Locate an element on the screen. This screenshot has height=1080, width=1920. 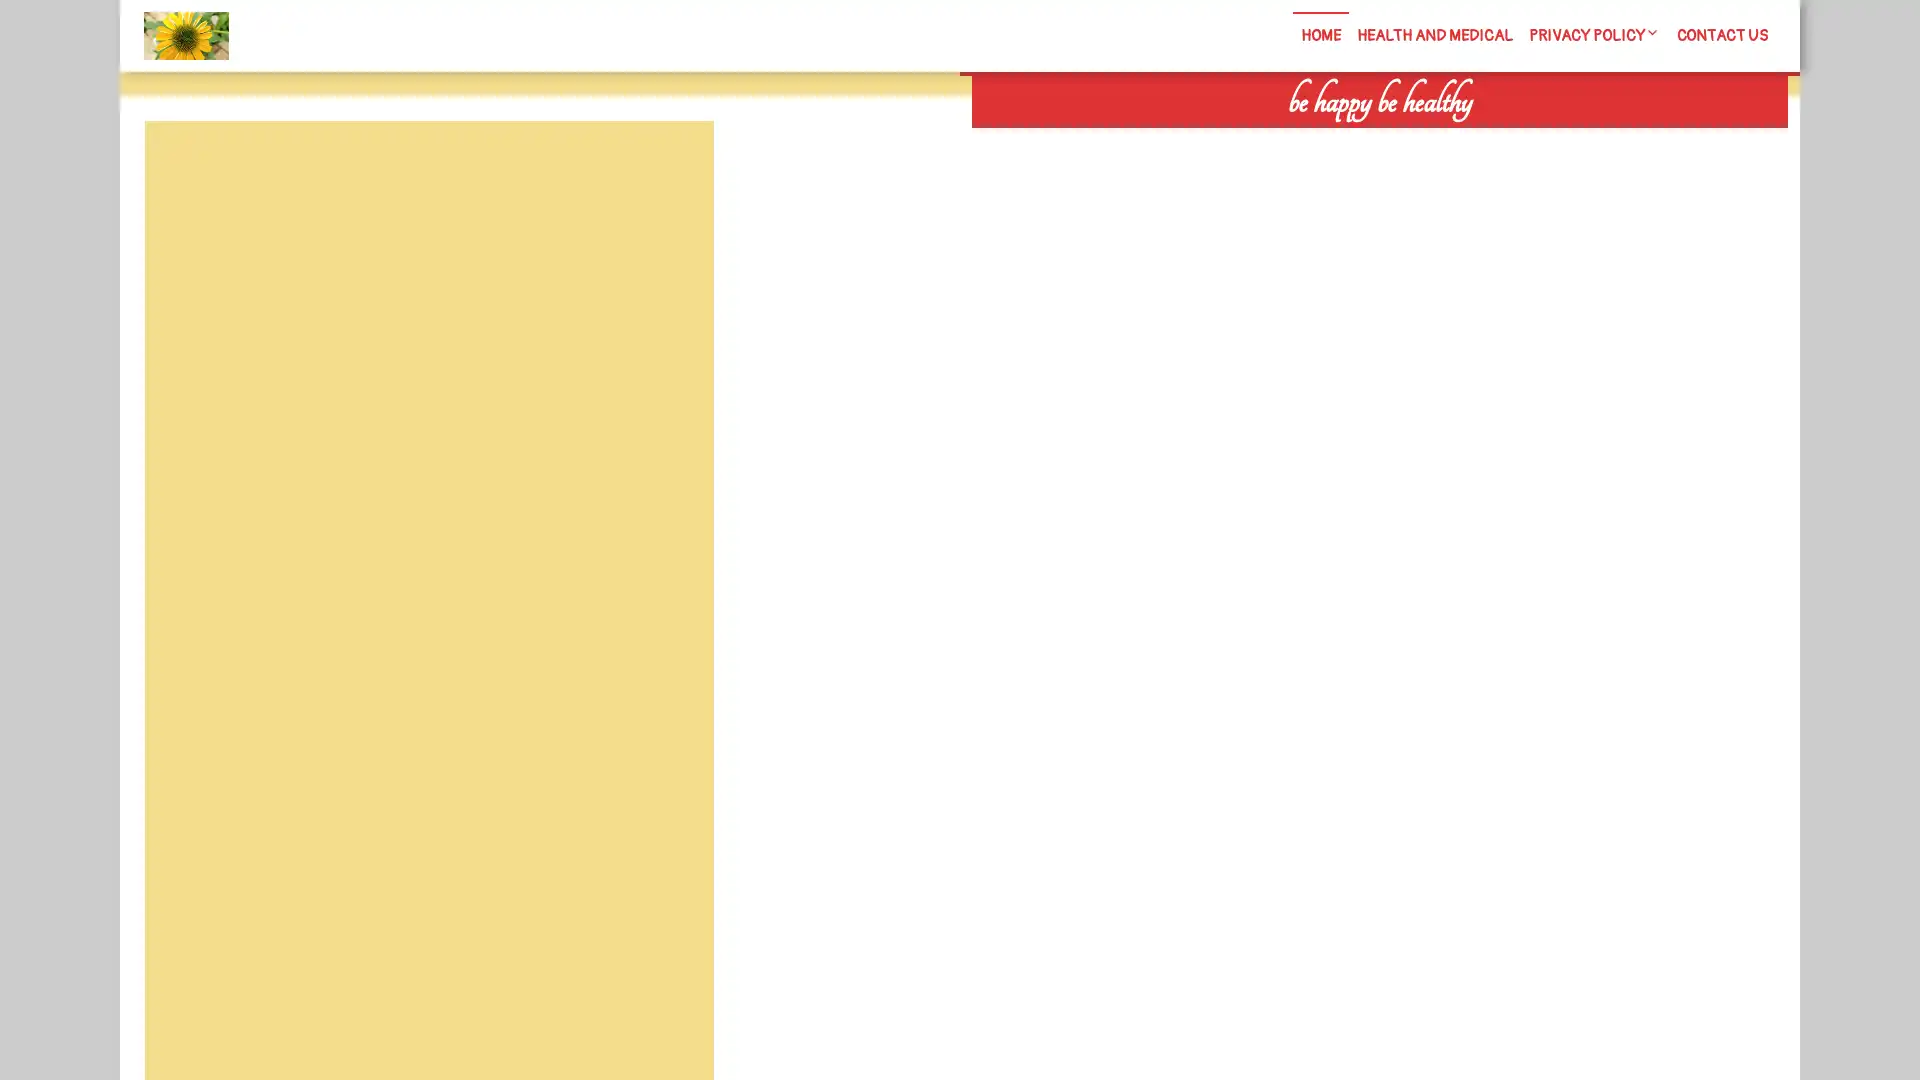
Search is located at coordinates (1557, 140).